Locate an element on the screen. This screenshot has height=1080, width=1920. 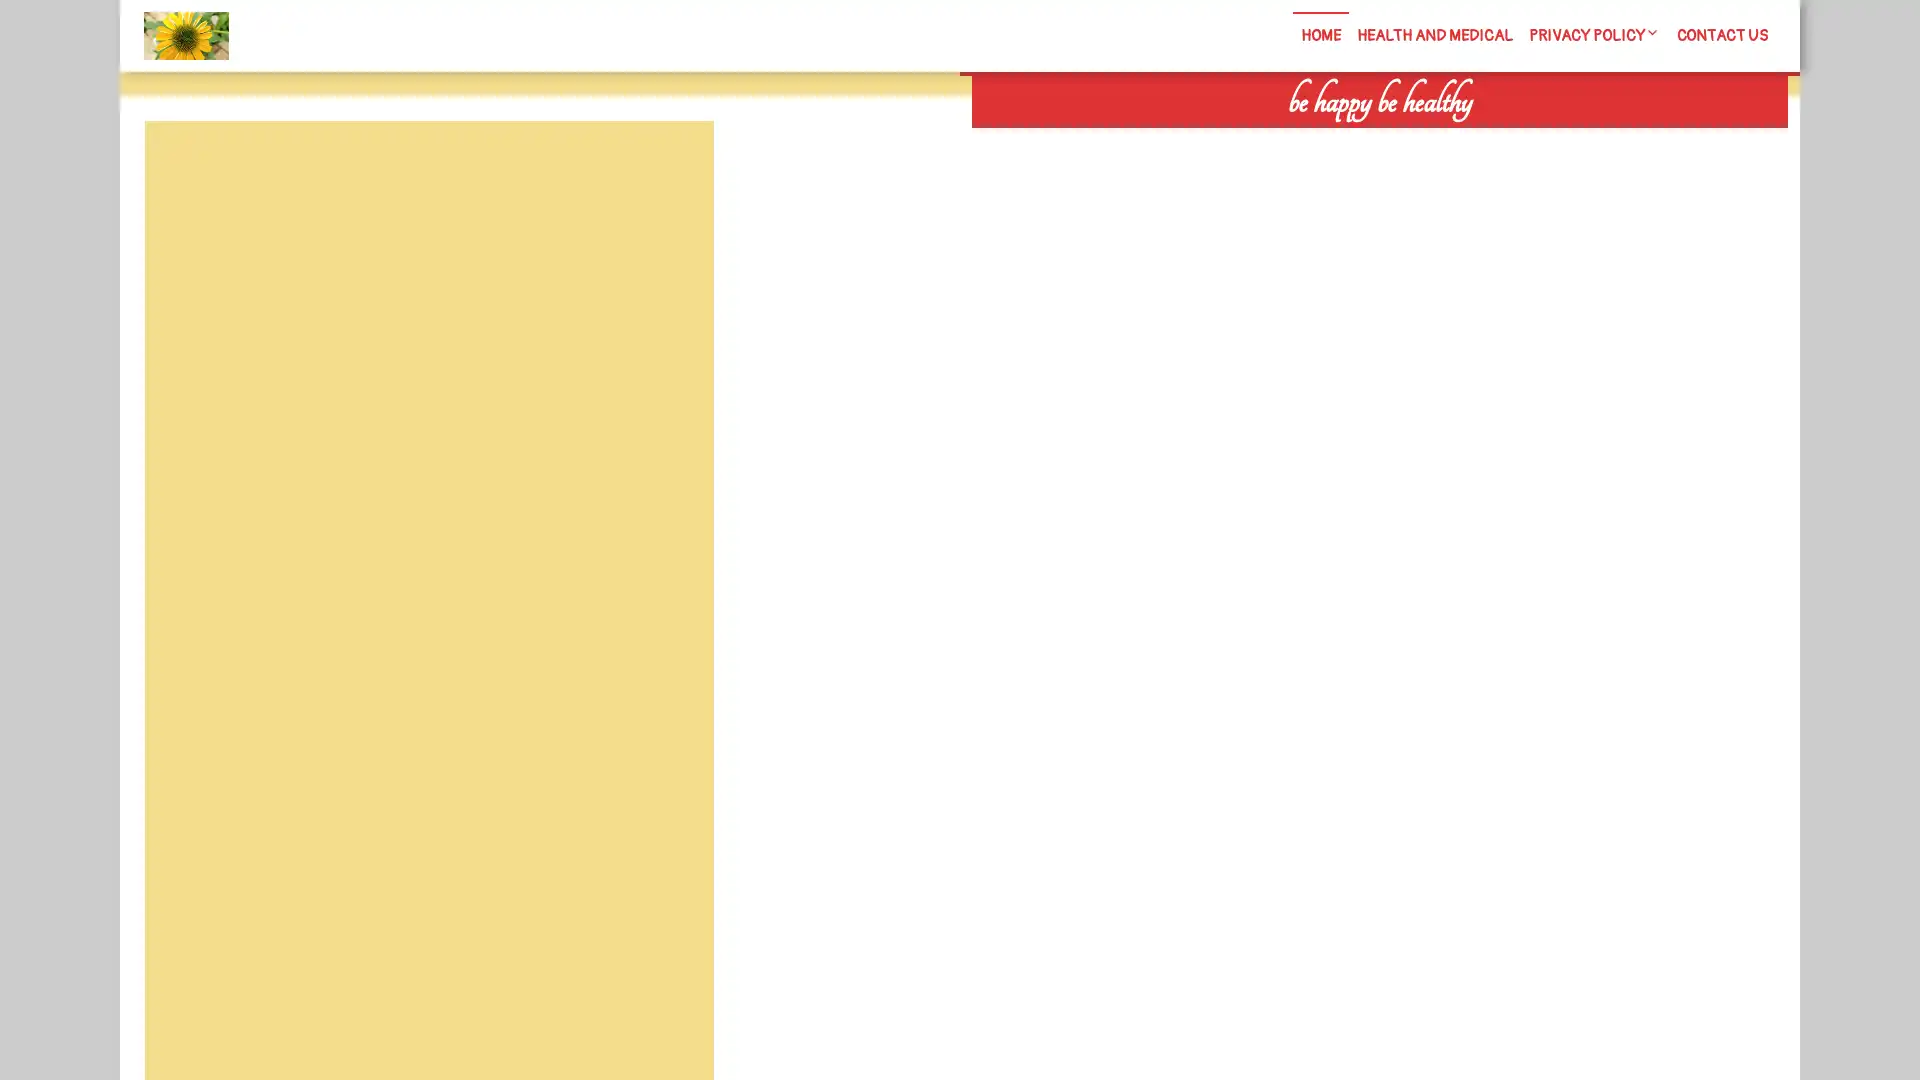
Search is located at coordinates (1557, 140).